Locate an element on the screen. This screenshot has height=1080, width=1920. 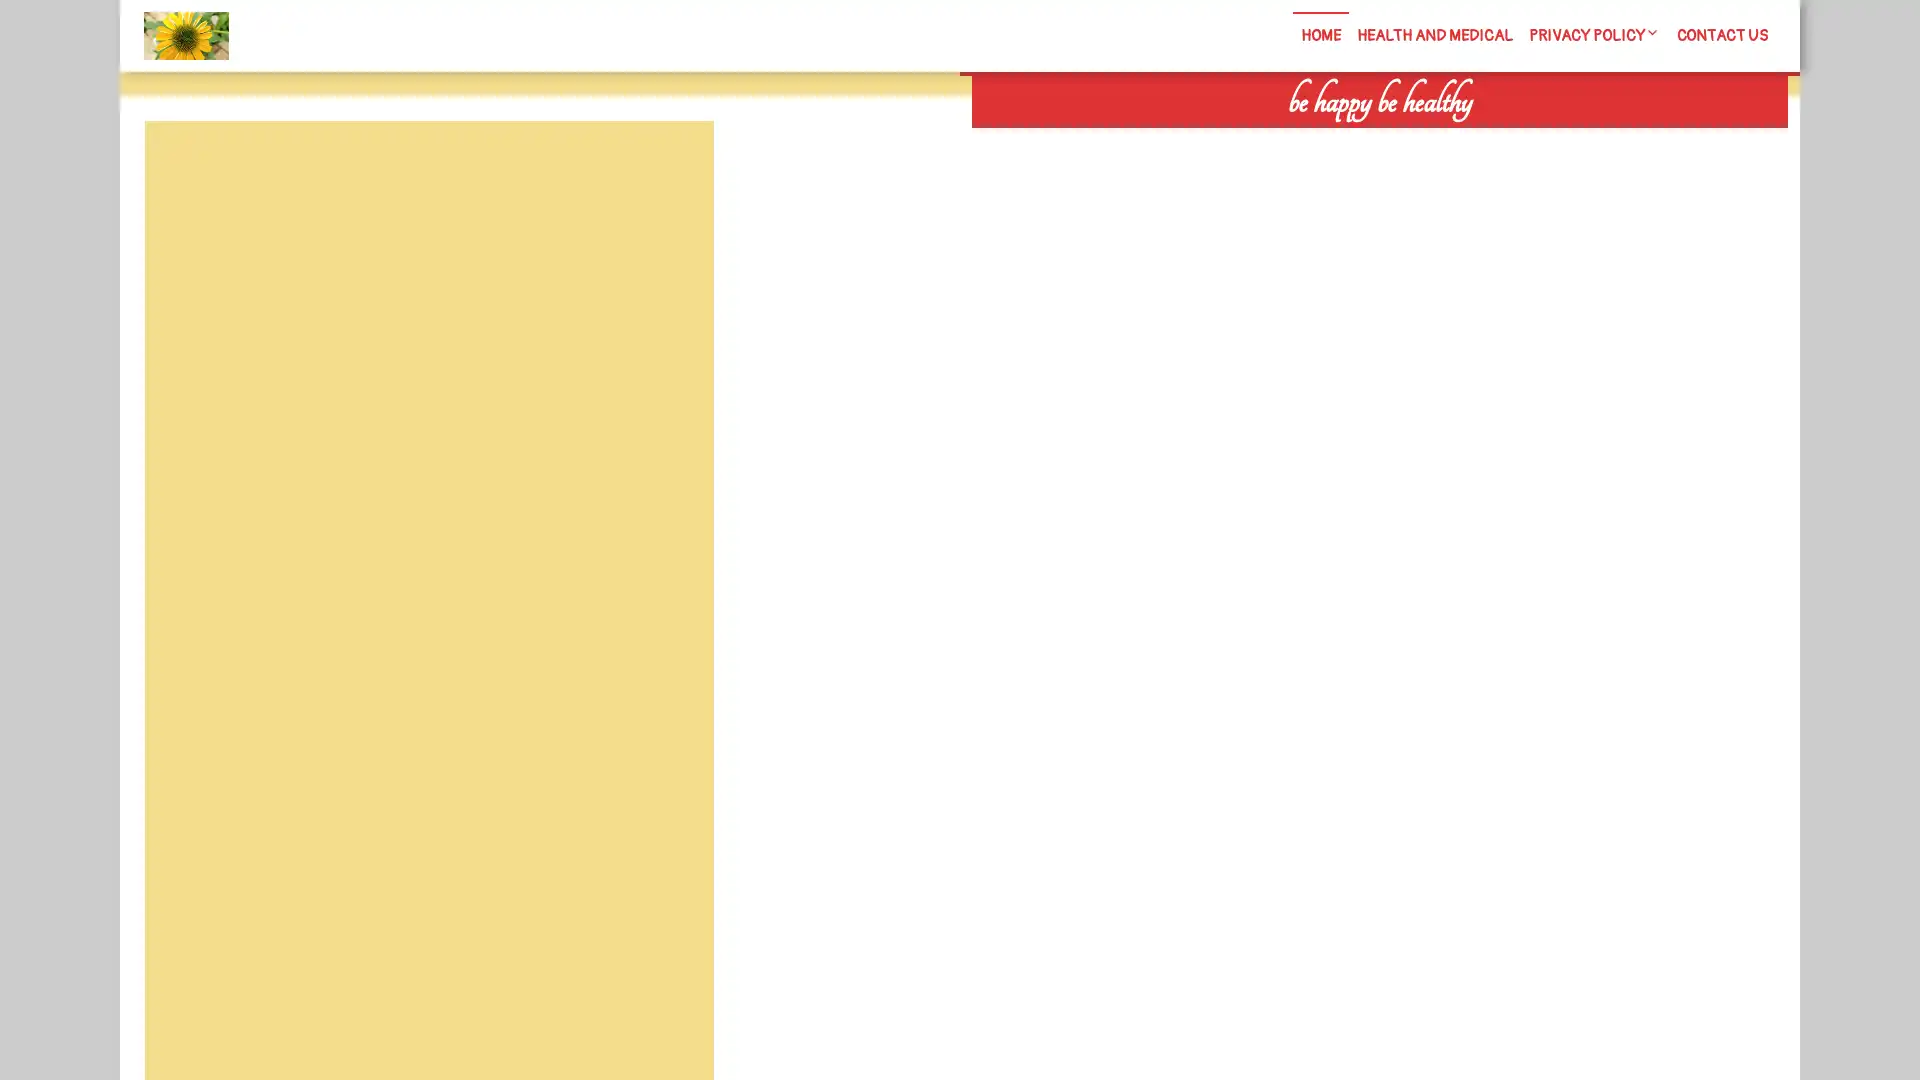
Search is located at coordinates (1557, 140).